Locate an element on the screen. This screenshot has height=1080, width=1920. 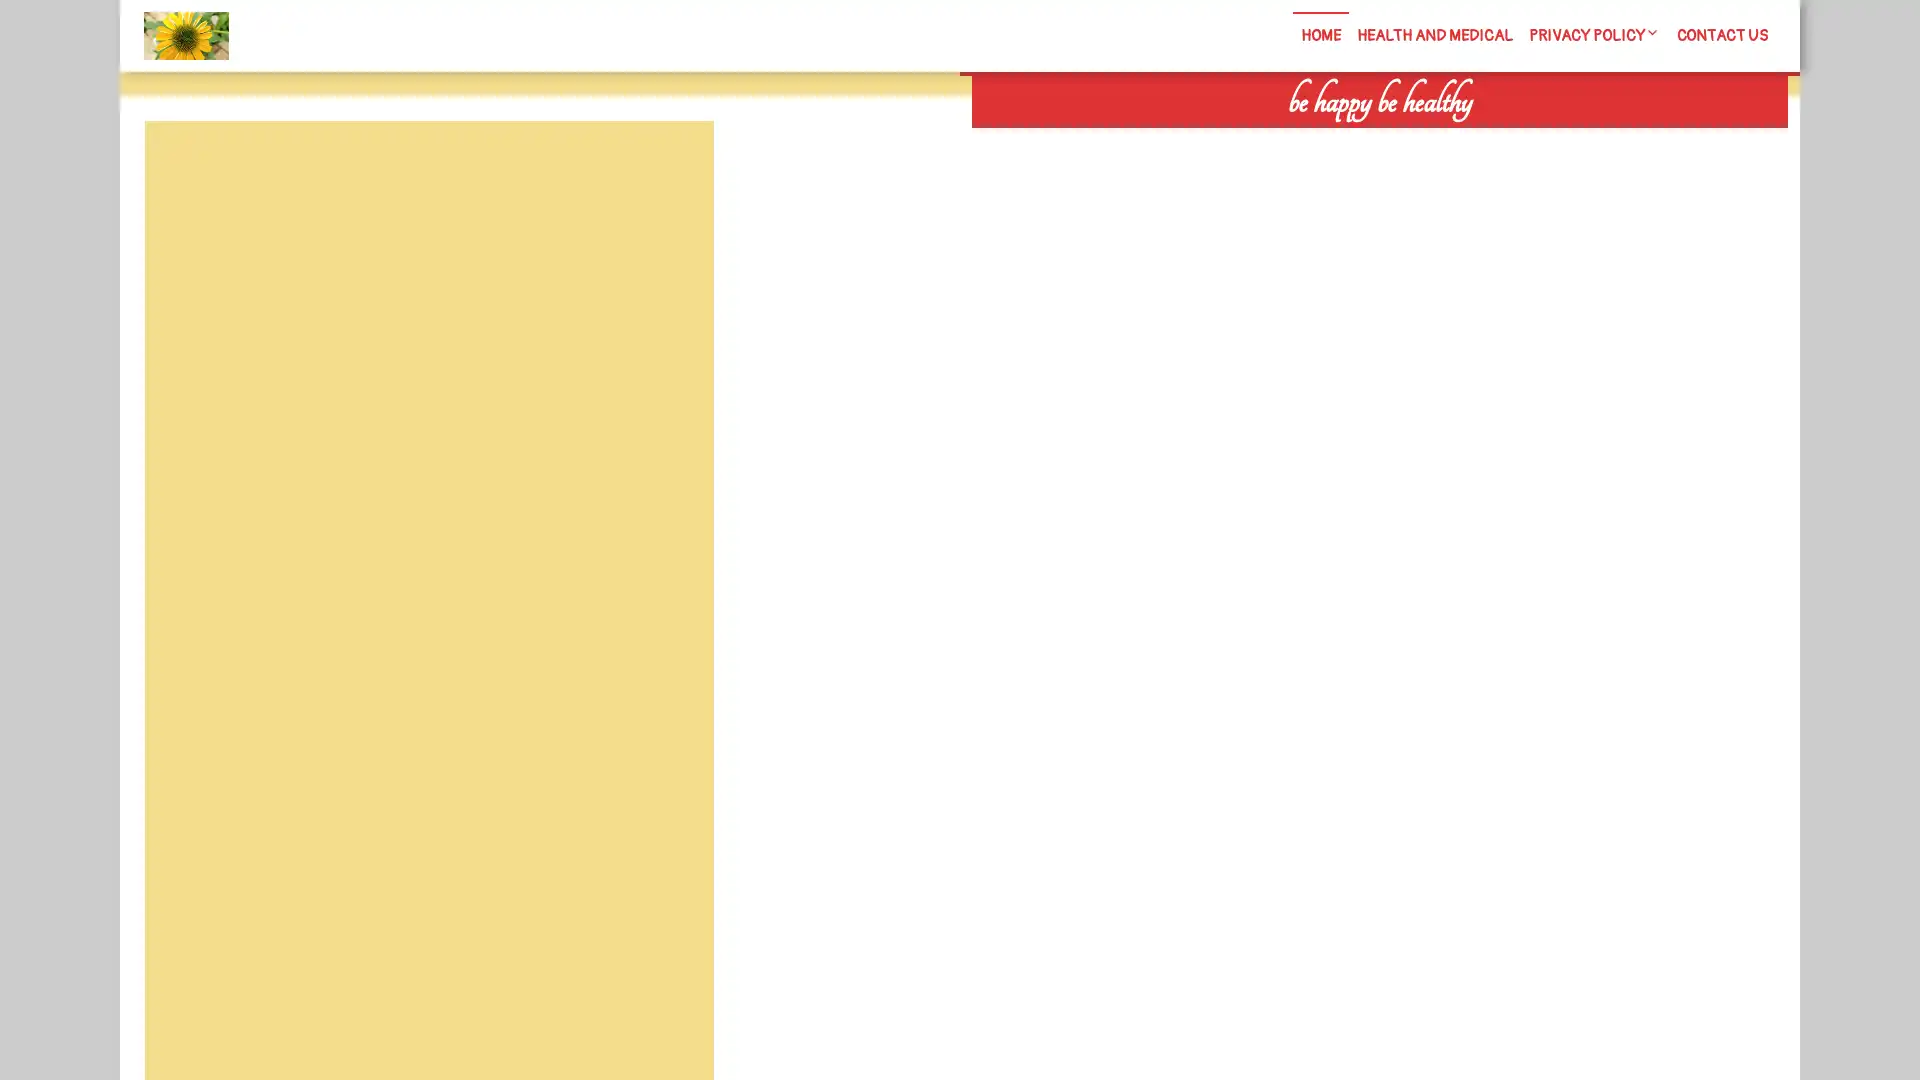
Search is located at coordinates (1557, 140).